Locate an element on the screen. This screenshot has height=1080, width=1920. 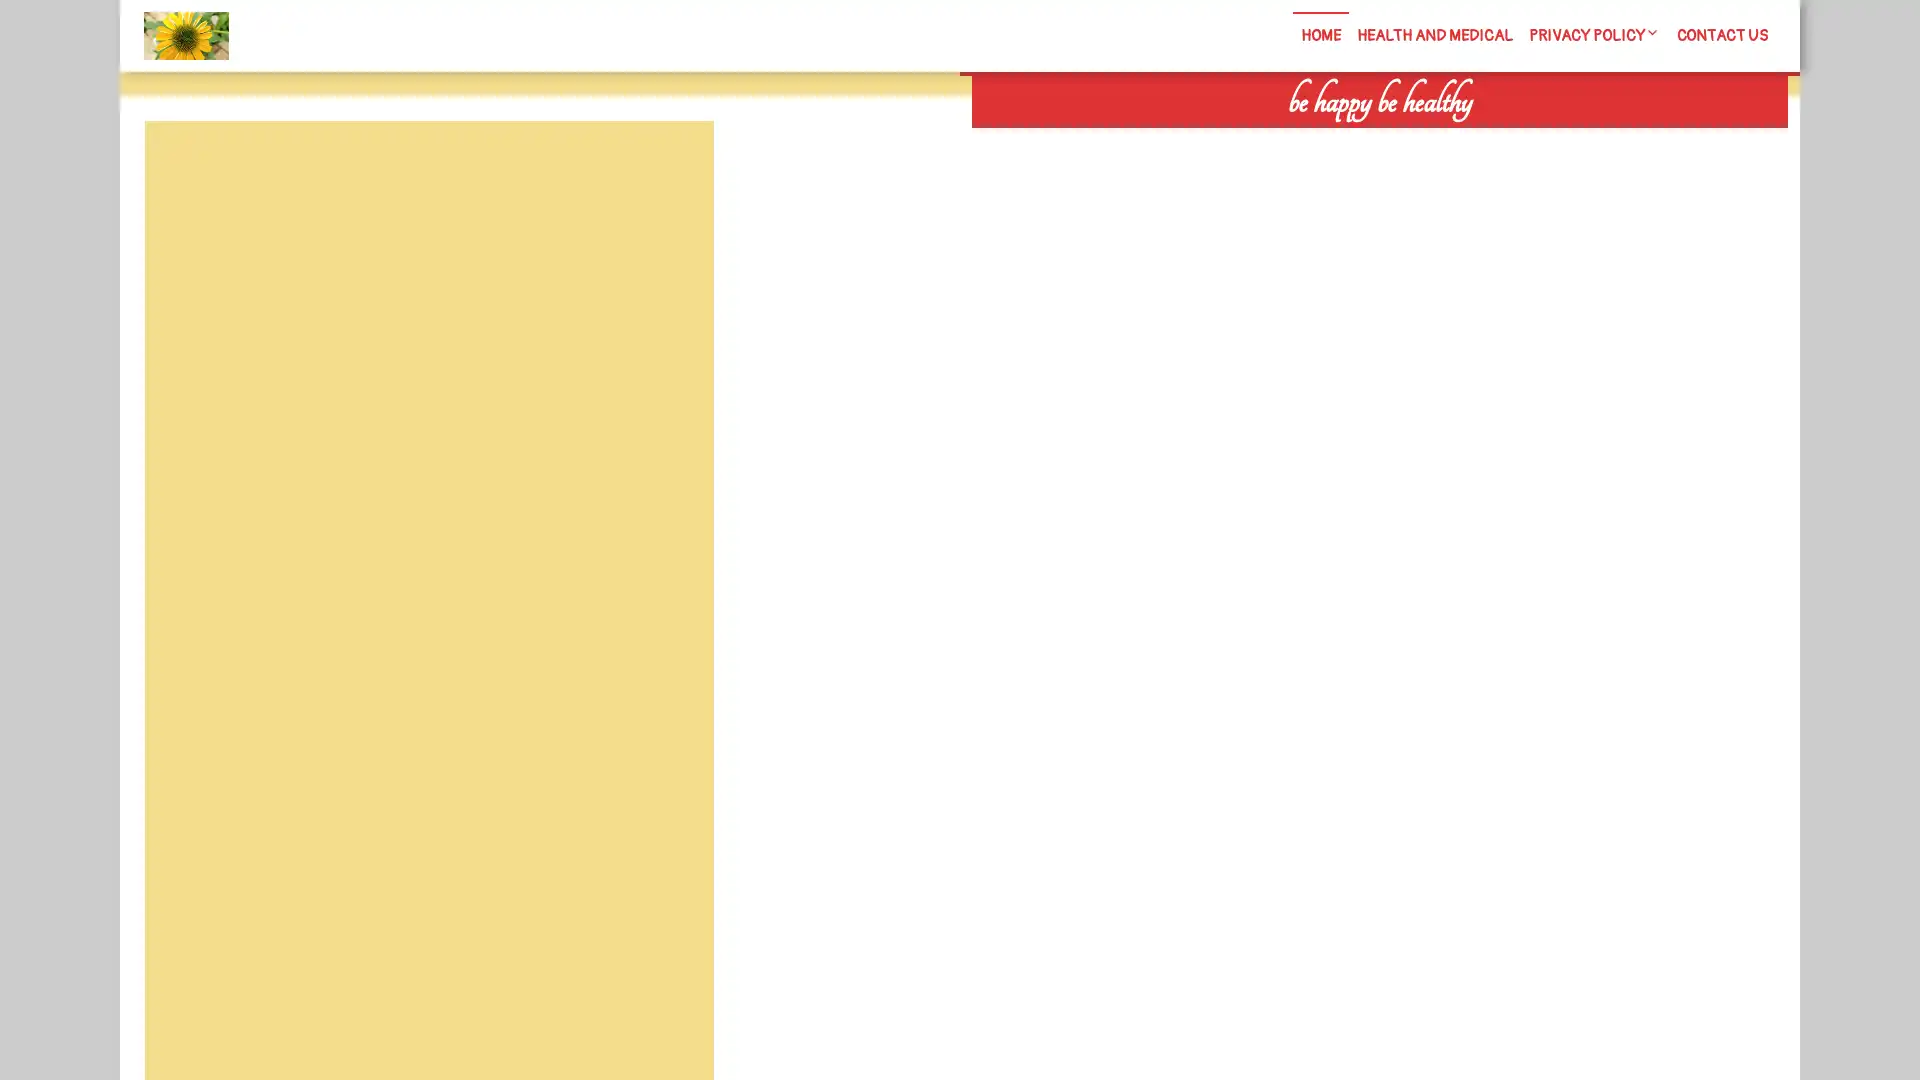
Search is located at coordinates (1557, 140).